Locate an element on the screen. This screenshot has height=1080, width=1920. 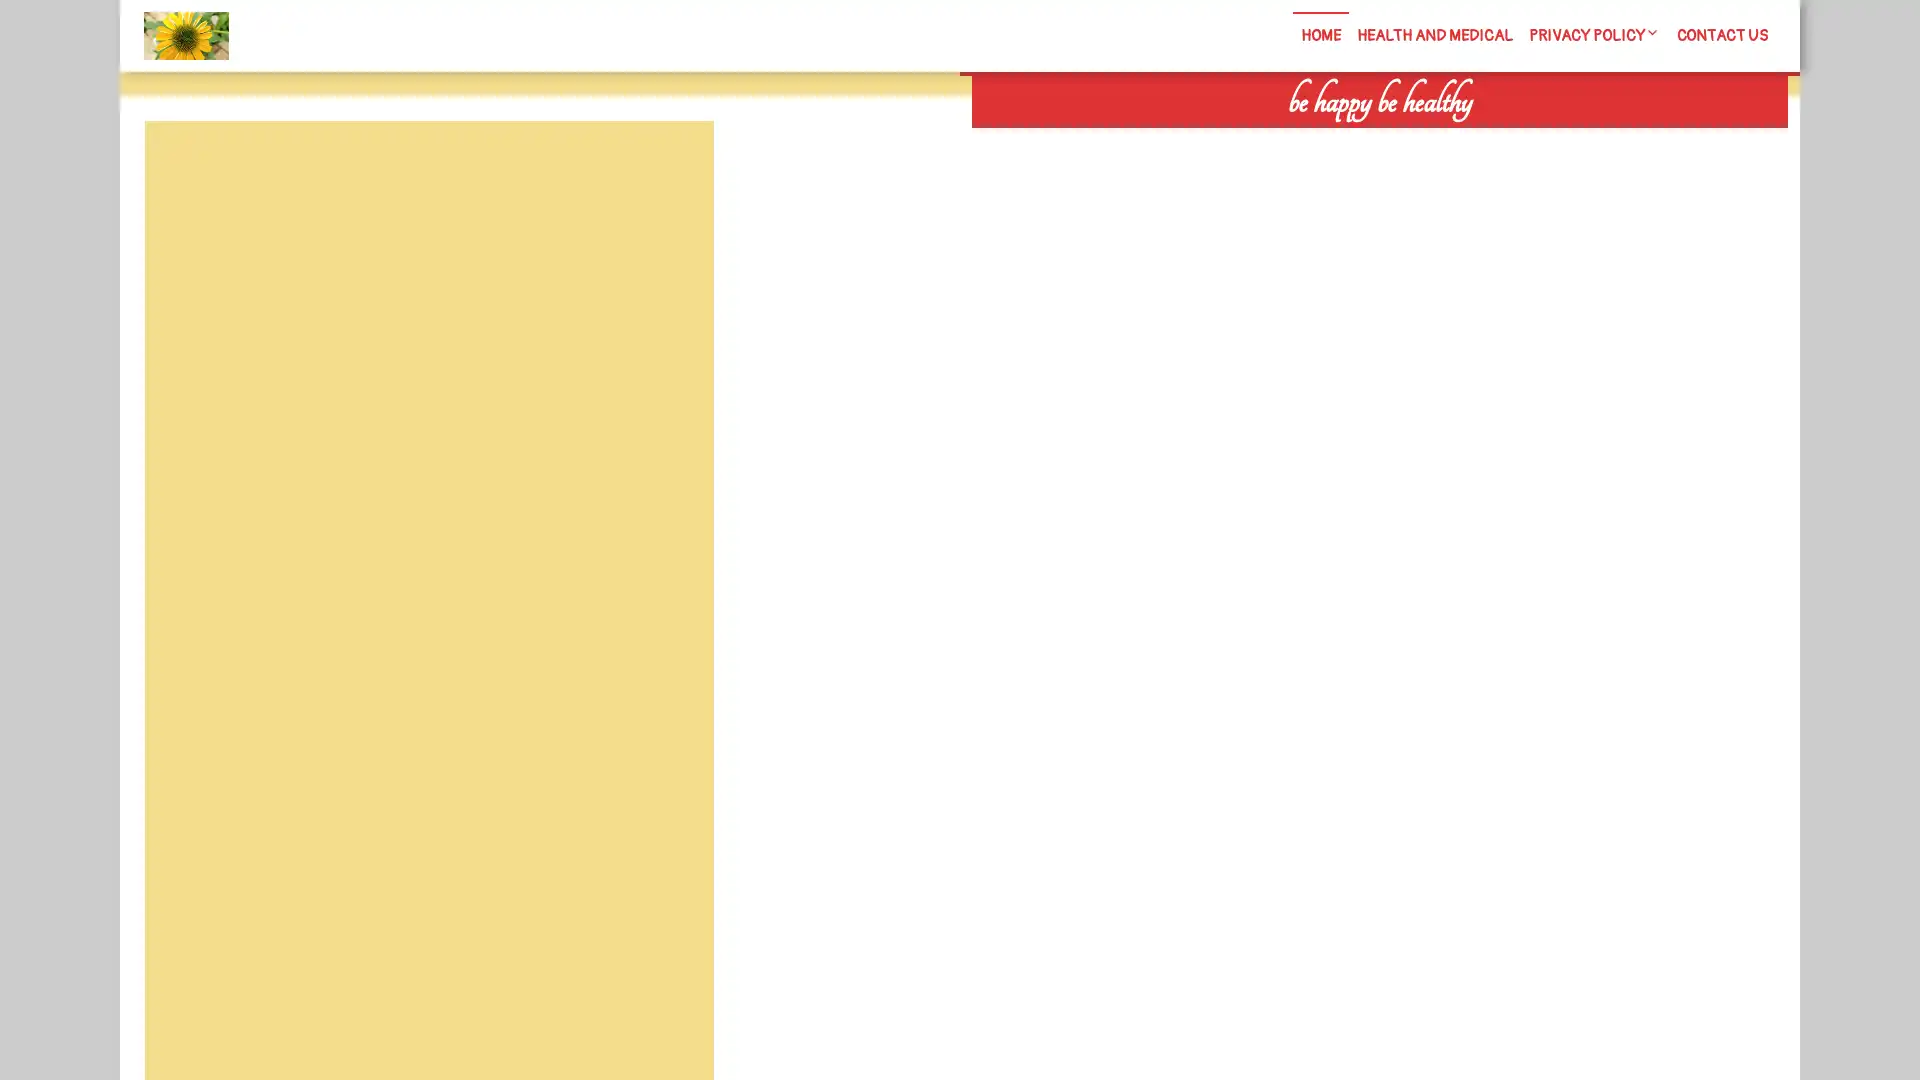
Search is located at coordinates (1557, 140).